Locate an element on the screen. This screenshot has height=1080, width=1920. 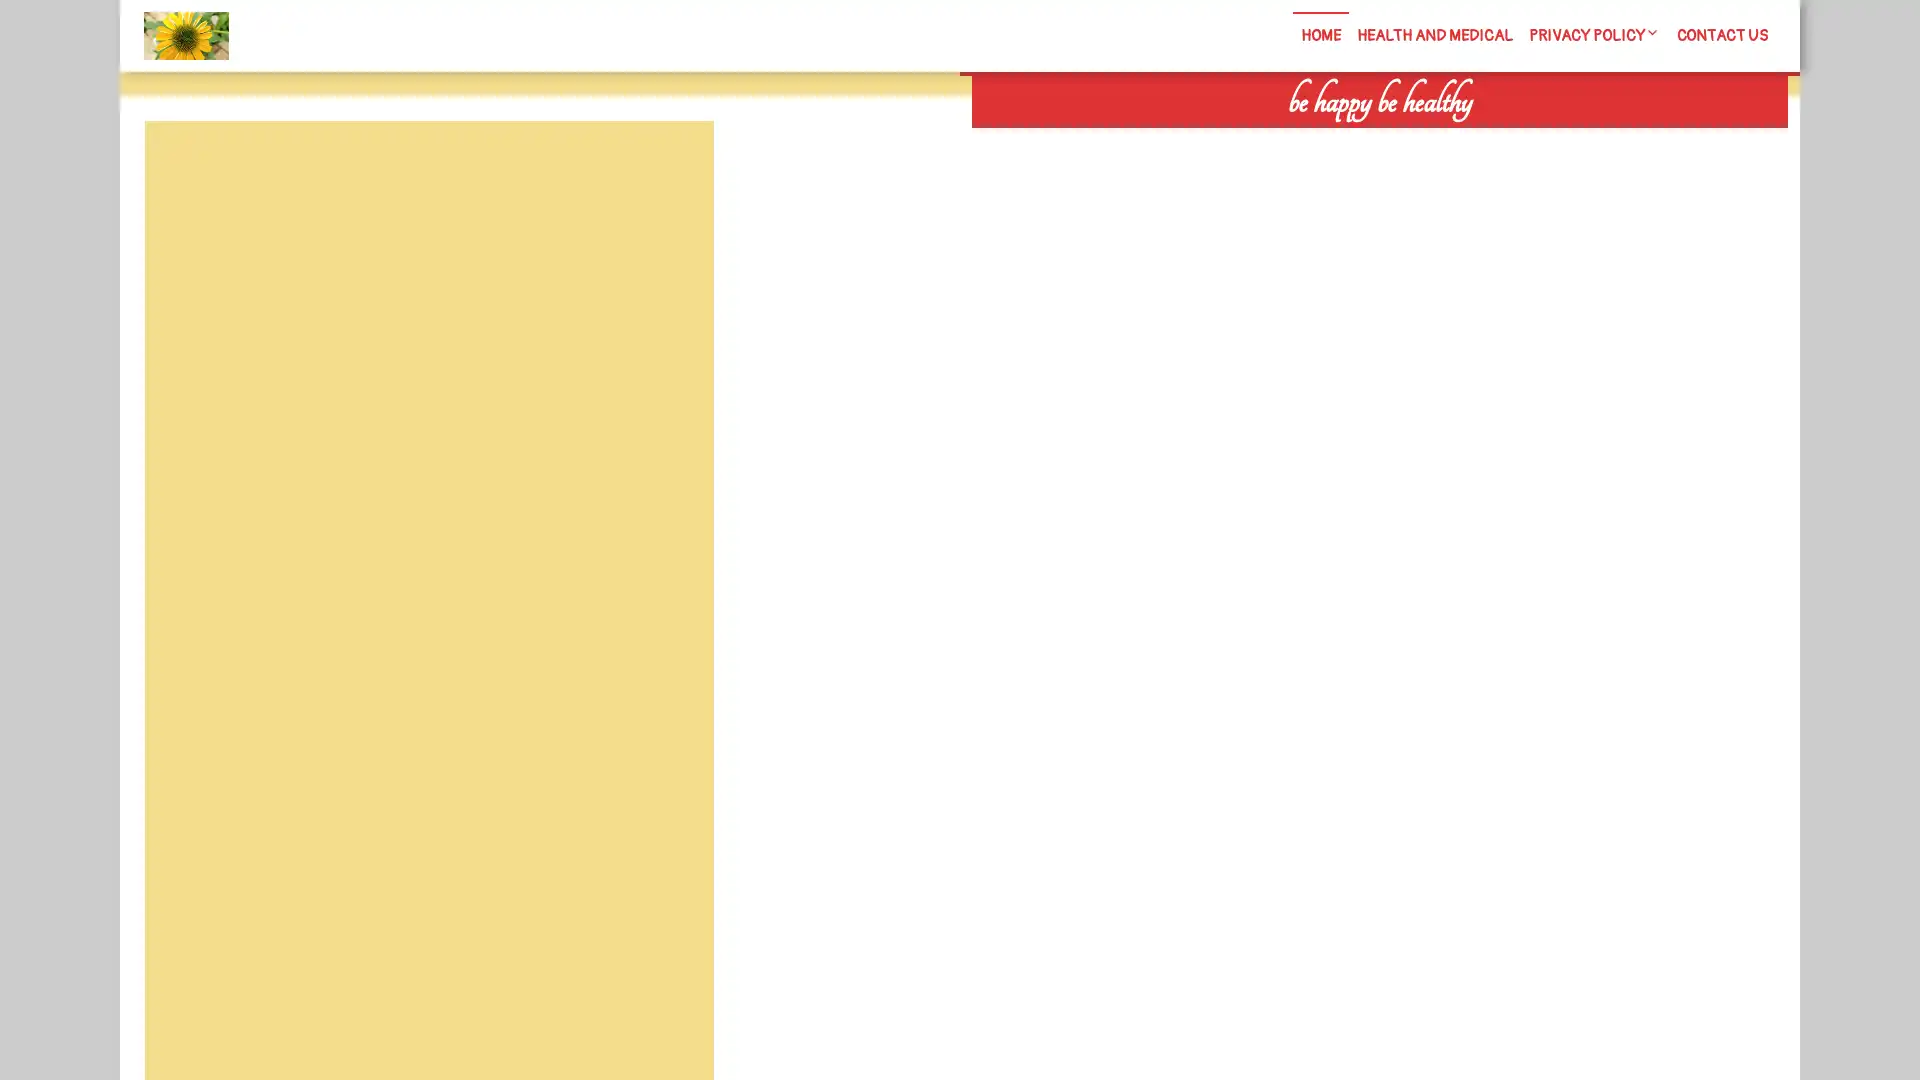
Search is located at coordinates (1557, 140).